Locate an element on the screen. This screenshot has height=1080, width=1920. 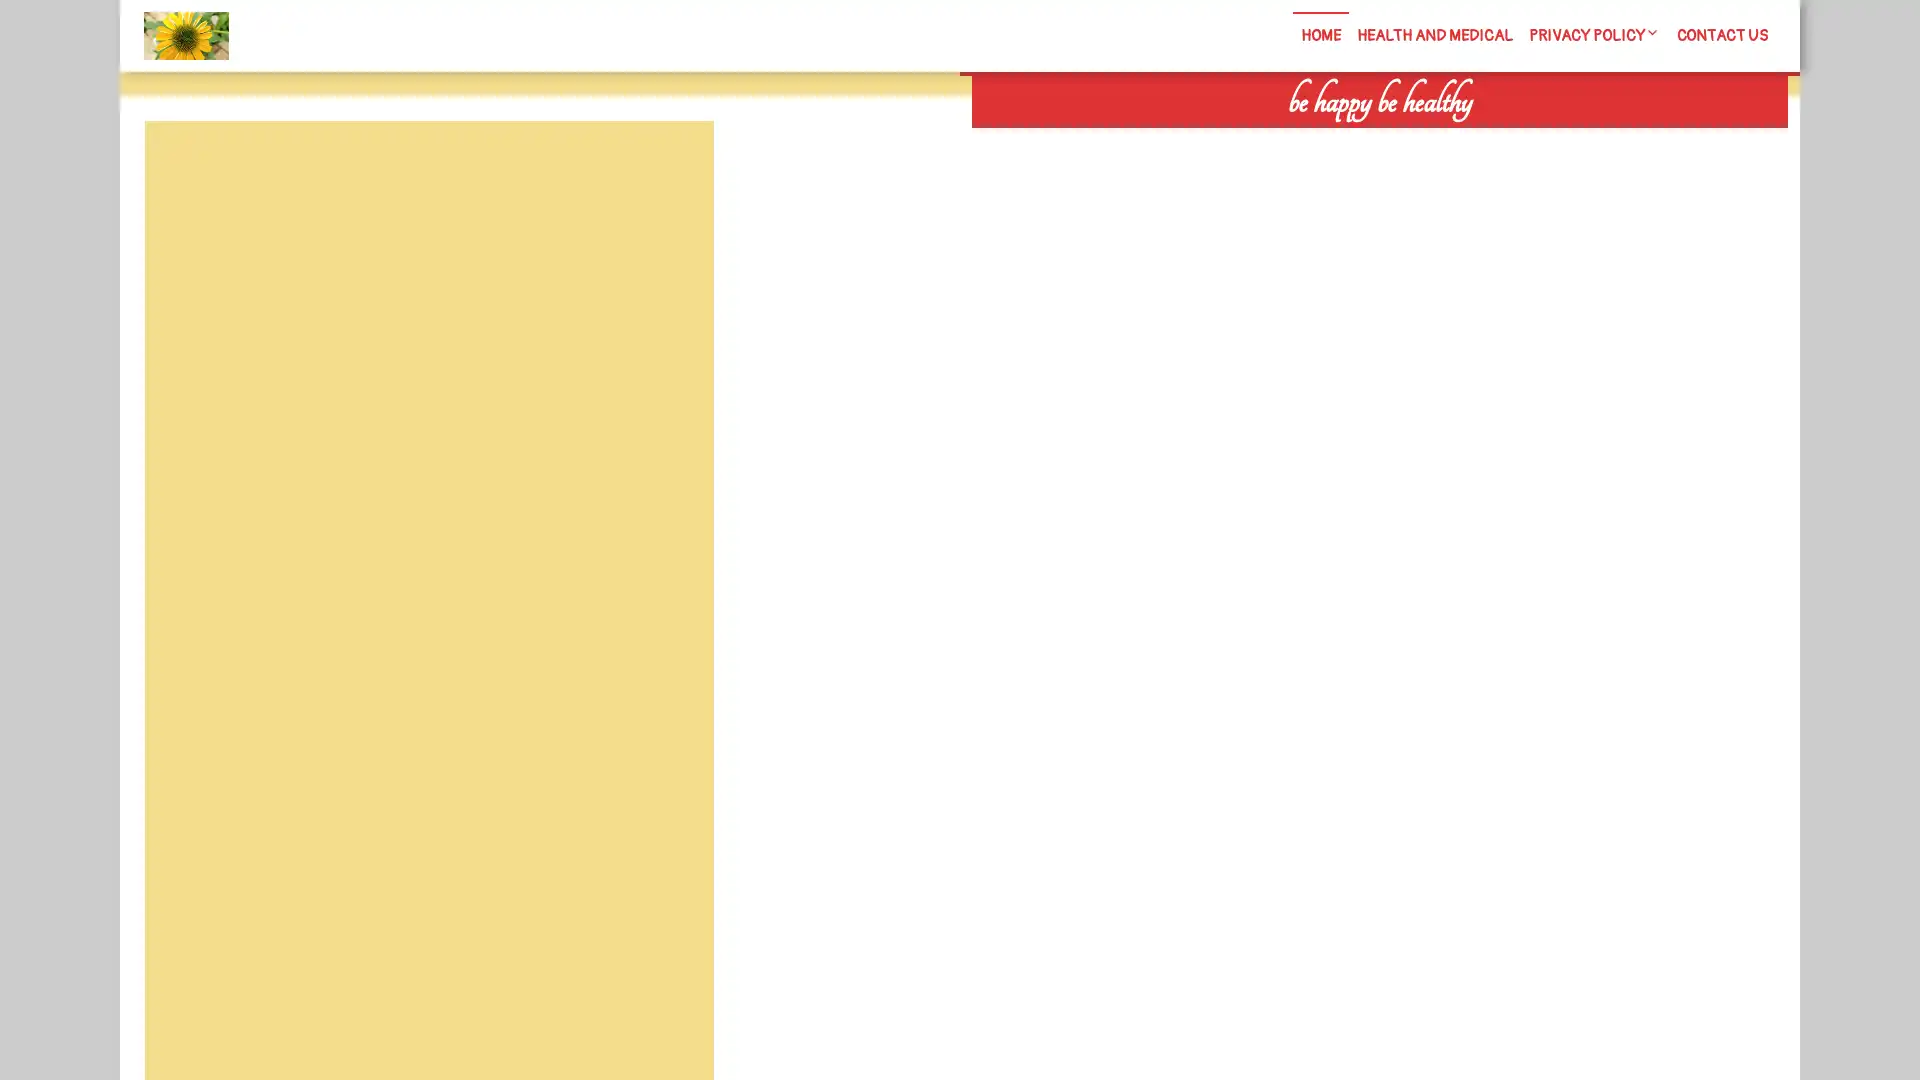
Search is located at coordinates (1557, 140).